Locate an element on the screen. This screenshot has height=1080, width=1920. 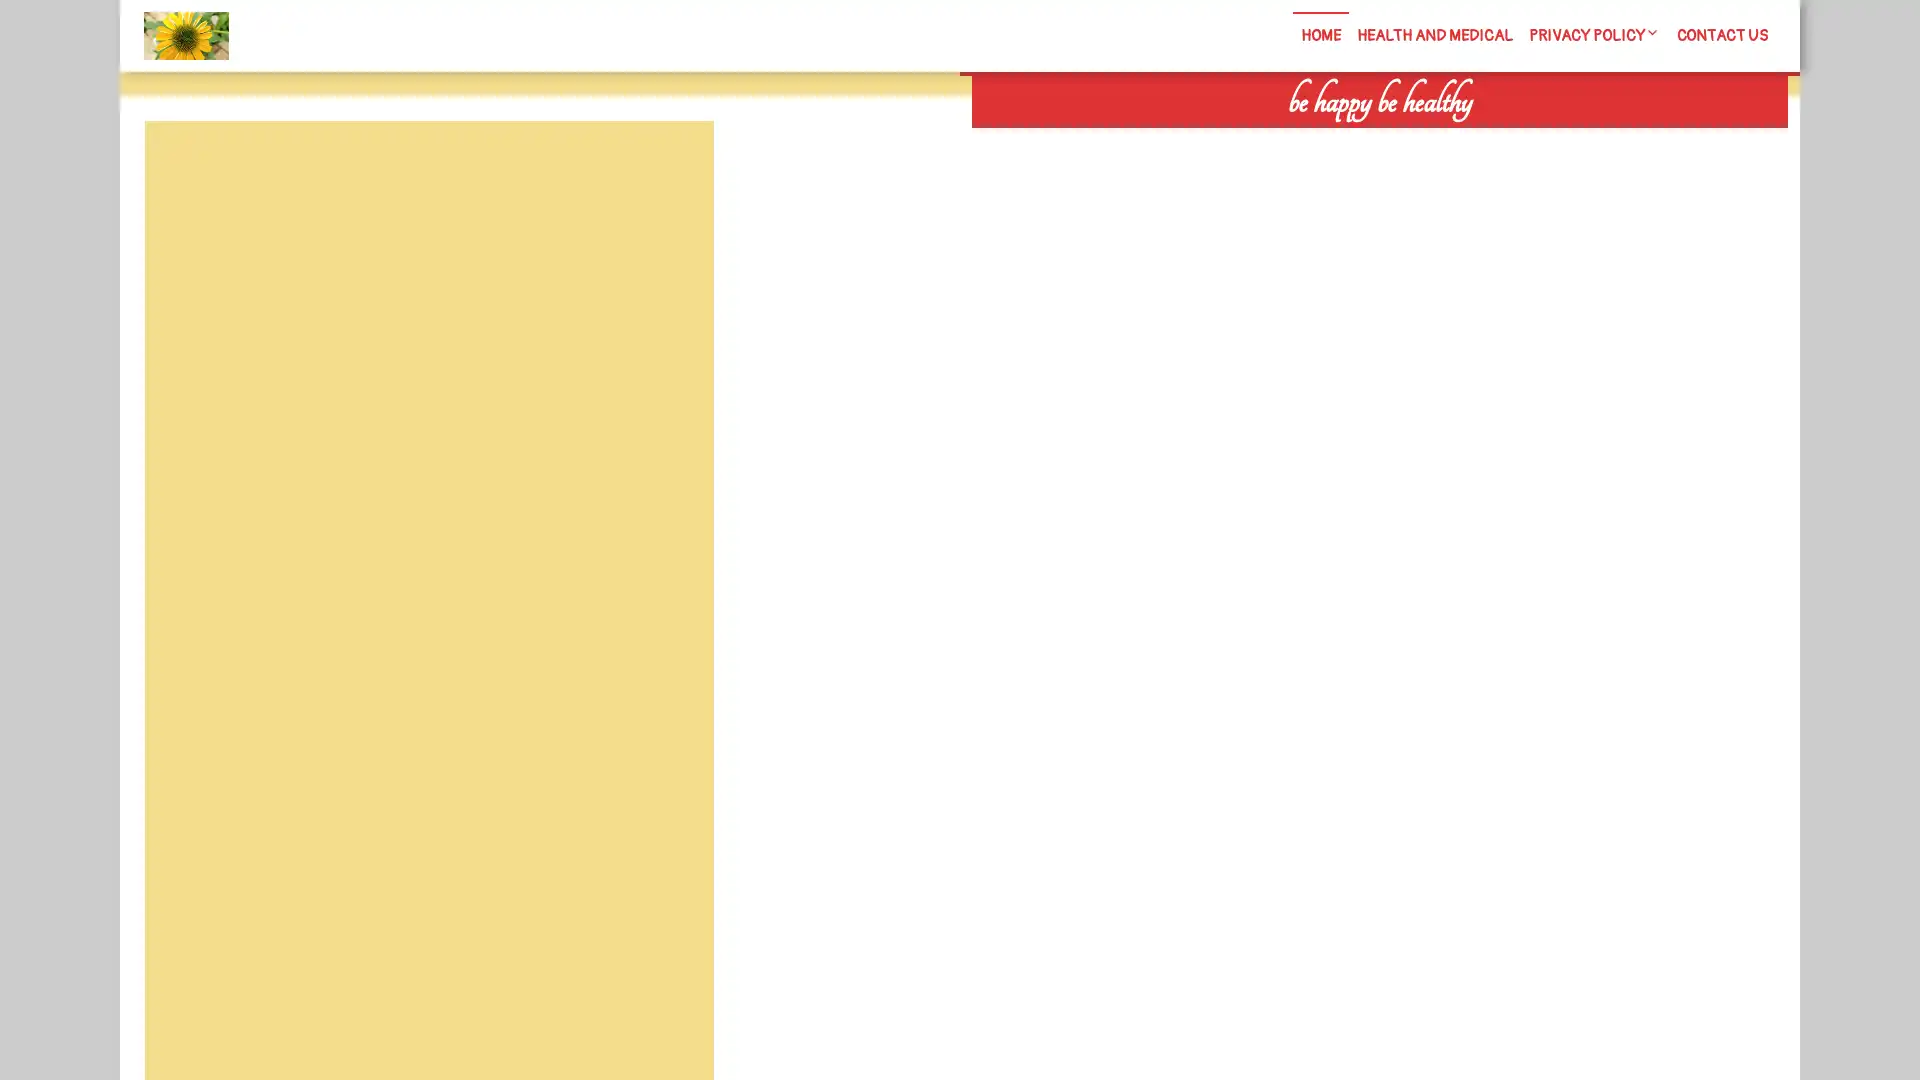
Search is located at coordinates (1557, 140).